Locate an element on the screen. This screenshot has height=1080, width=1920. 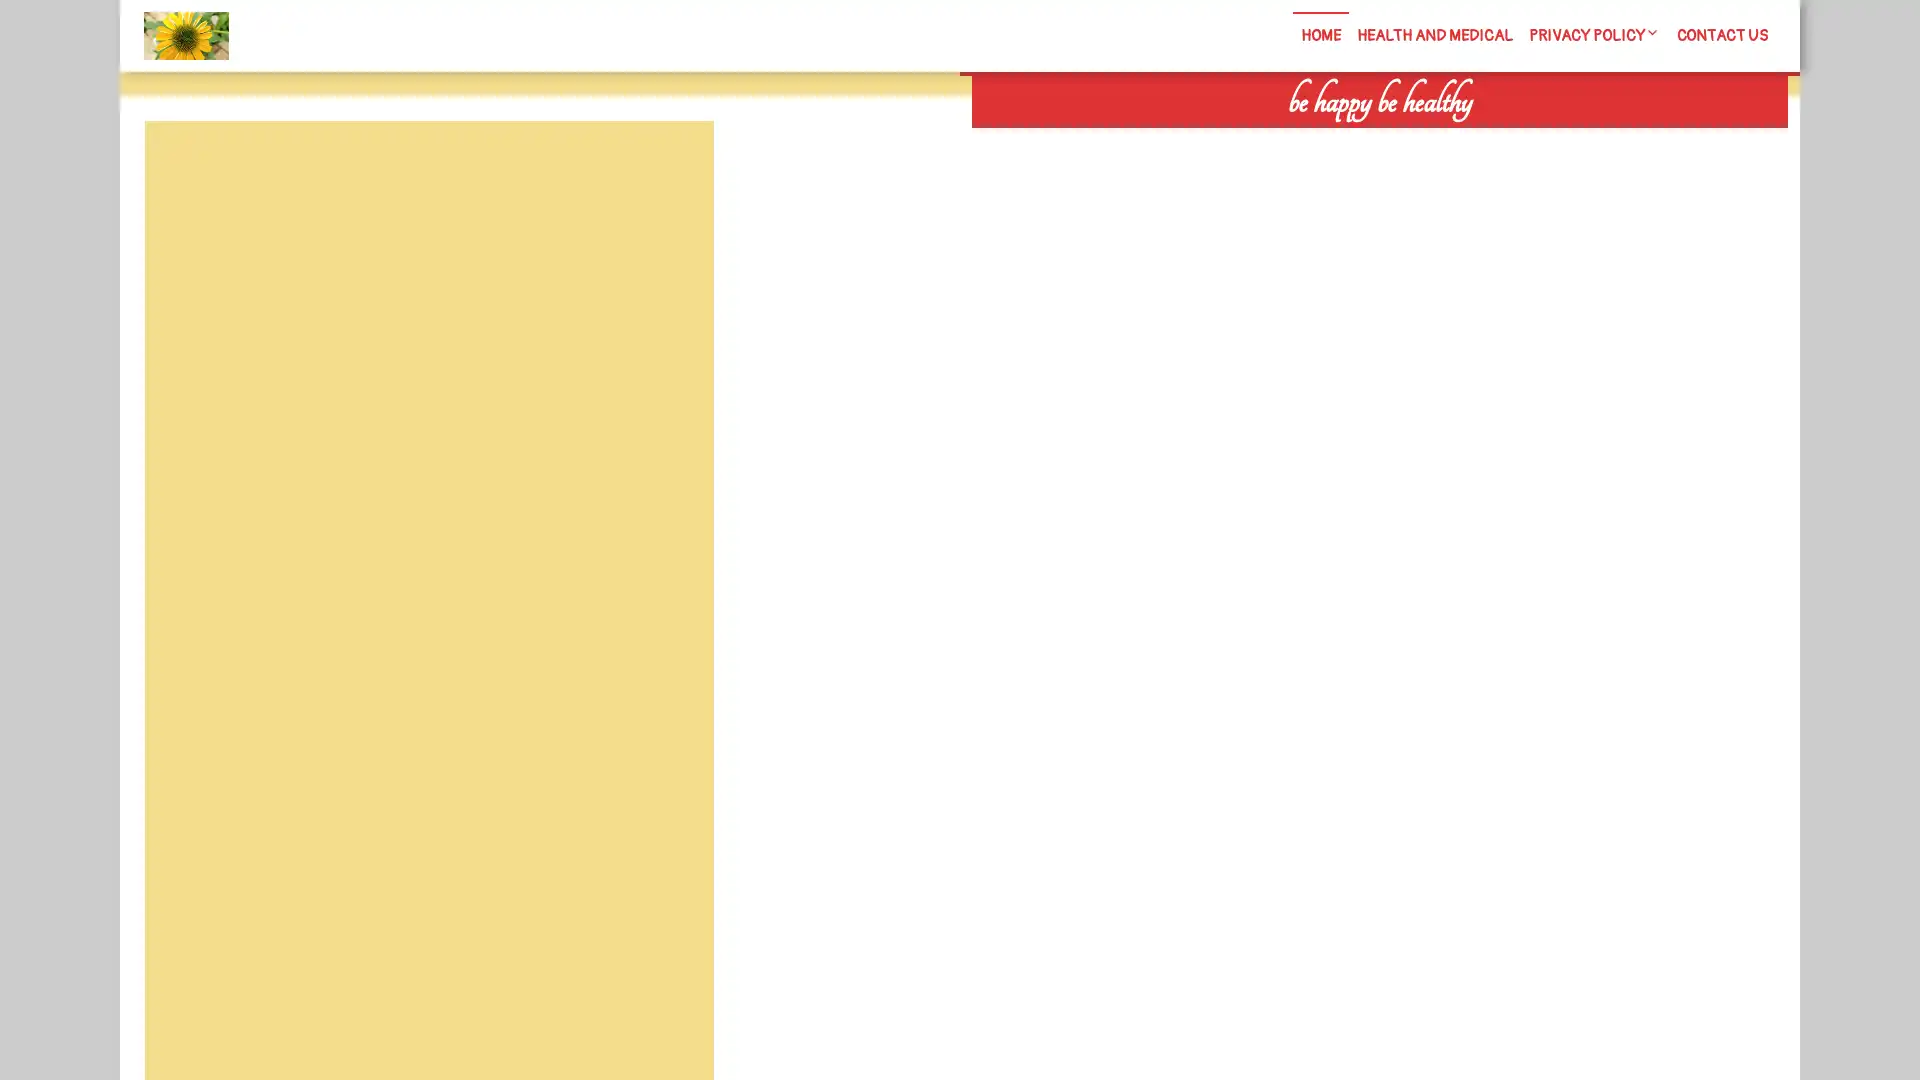
Search is located at coordinates (1557, 140).